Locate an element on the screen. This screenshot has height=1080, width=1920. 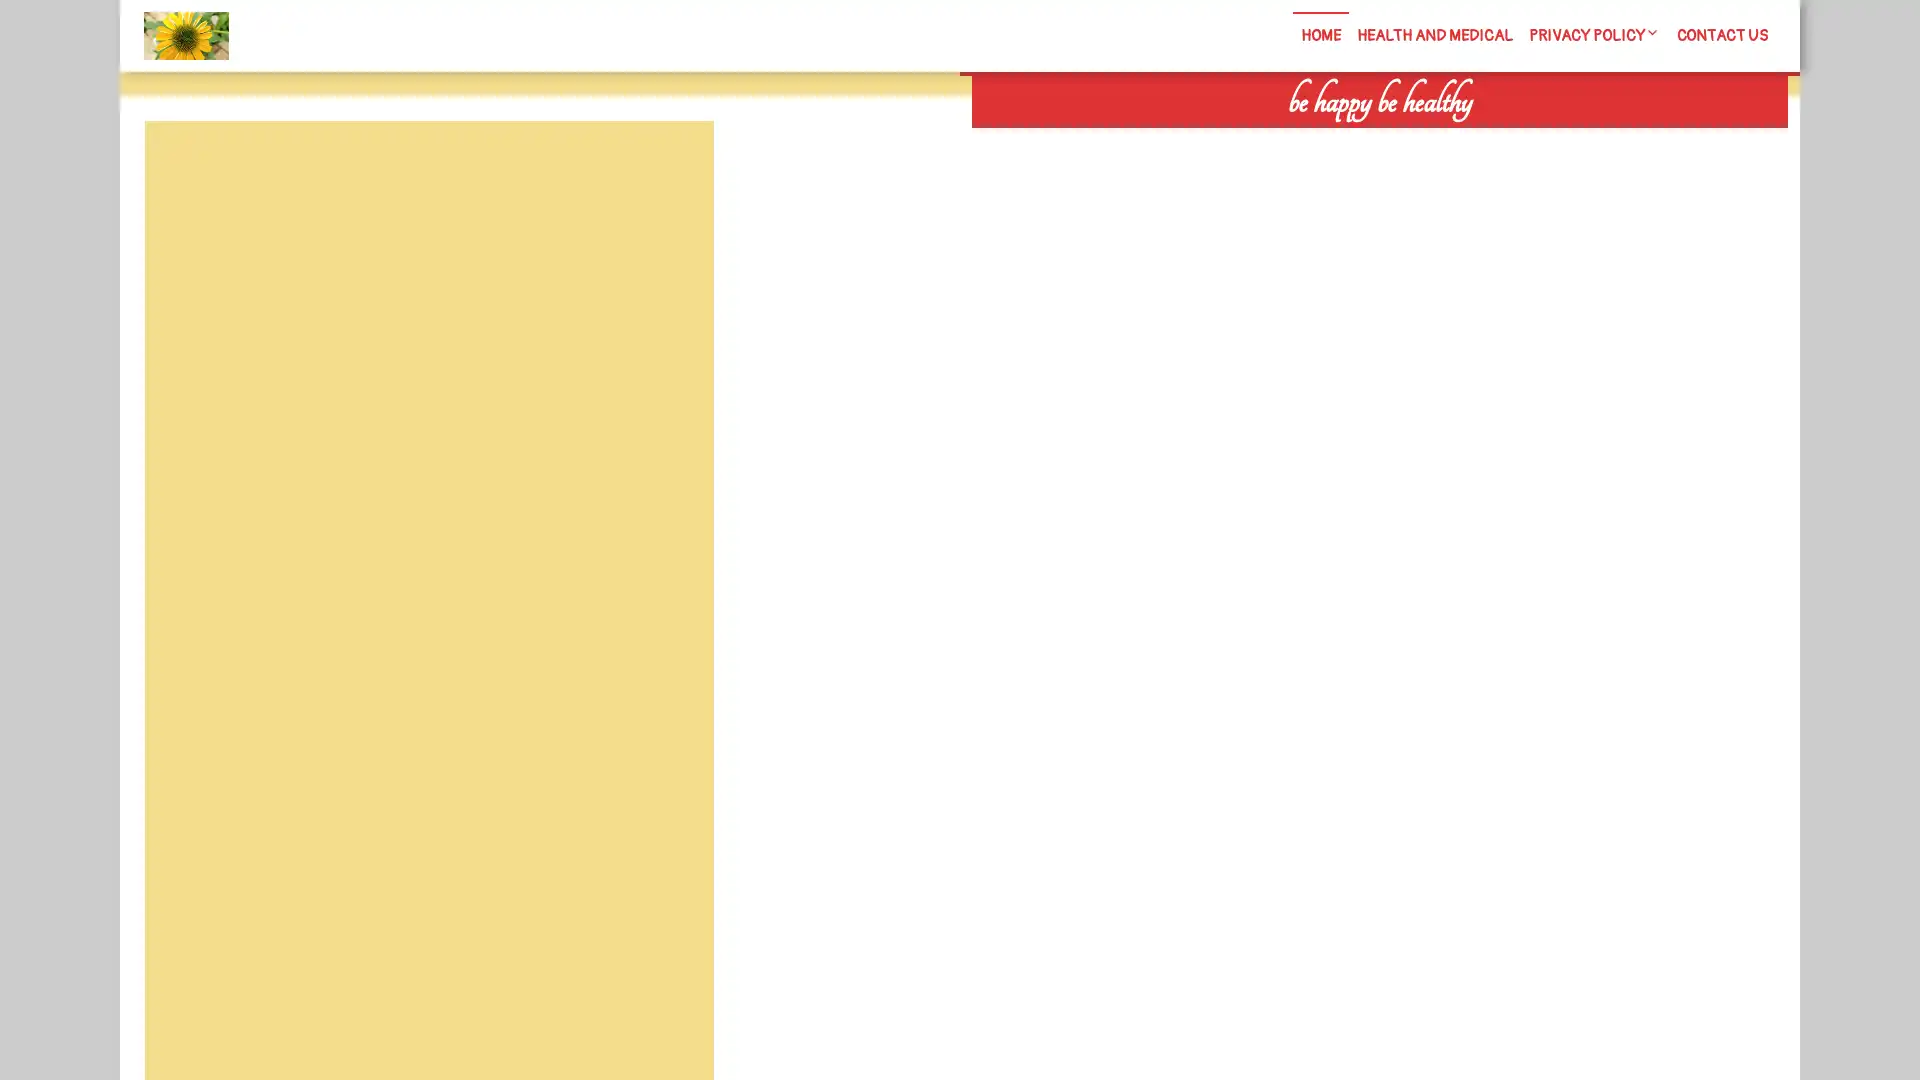
Search is located at coordinates (1557, 140).